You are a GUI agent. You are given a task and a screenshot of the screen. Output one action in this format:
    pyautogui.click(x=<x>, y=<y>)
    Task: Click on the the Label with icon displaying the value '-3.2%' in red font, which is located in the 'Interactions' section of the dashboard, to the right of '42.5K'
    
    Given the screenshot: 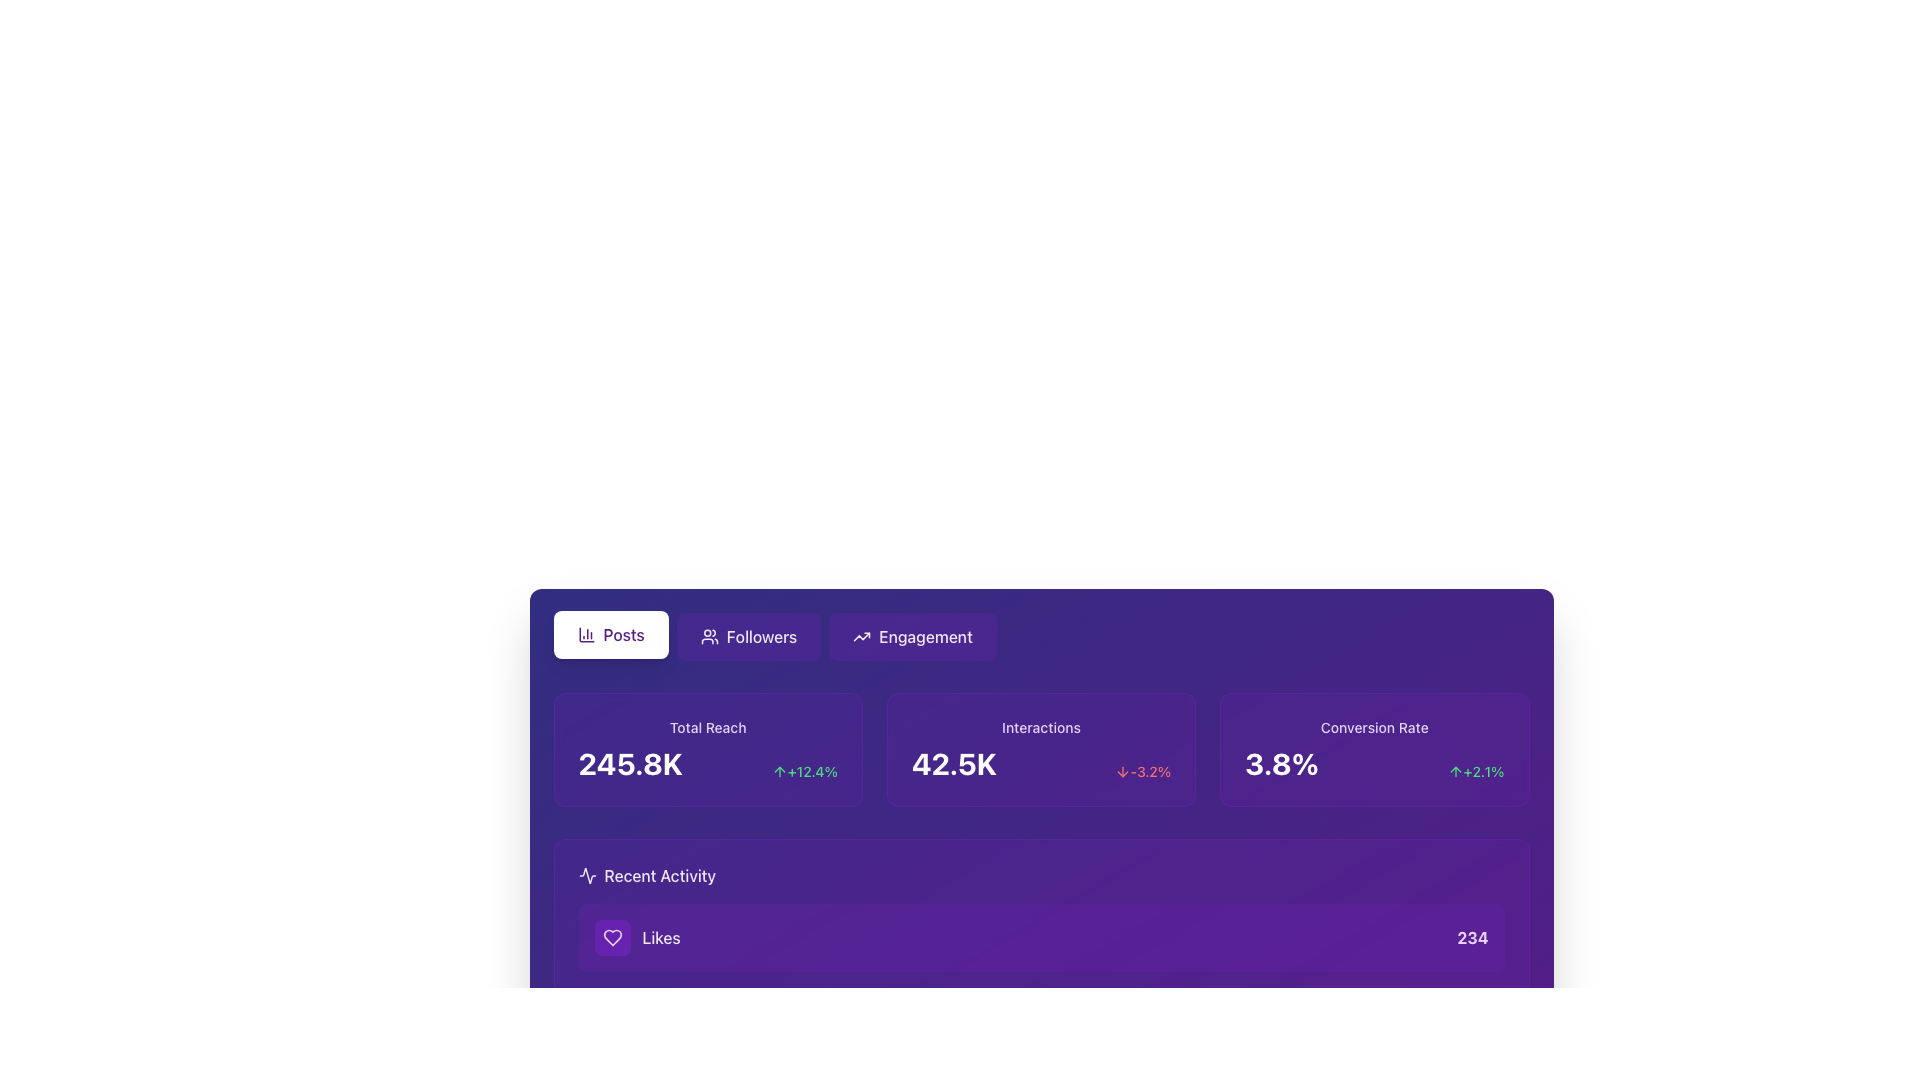 What is the action you would take?
    pyautogui.click(x=1142, y=770)
    